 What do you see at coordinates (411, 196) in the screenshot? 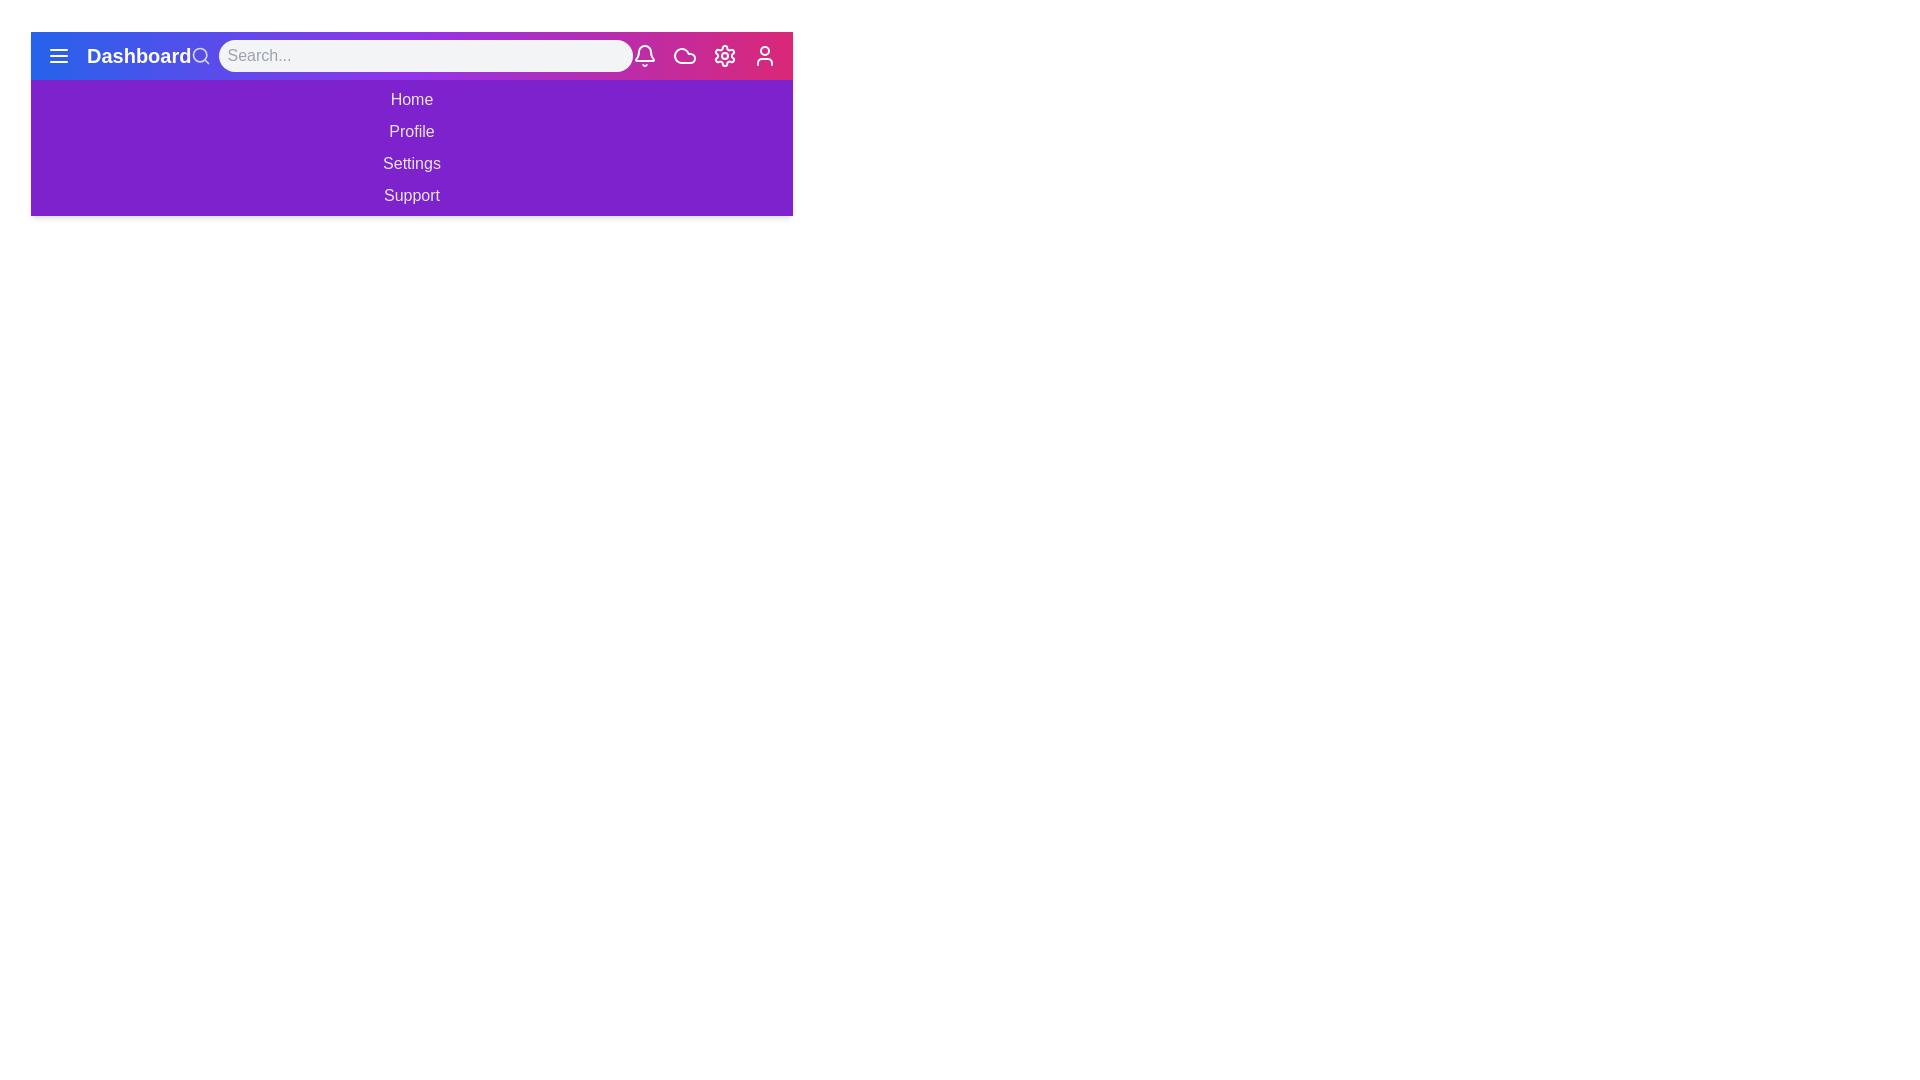
I see `the menu item Support in the navigation bar` at bounding box center [411, 196].